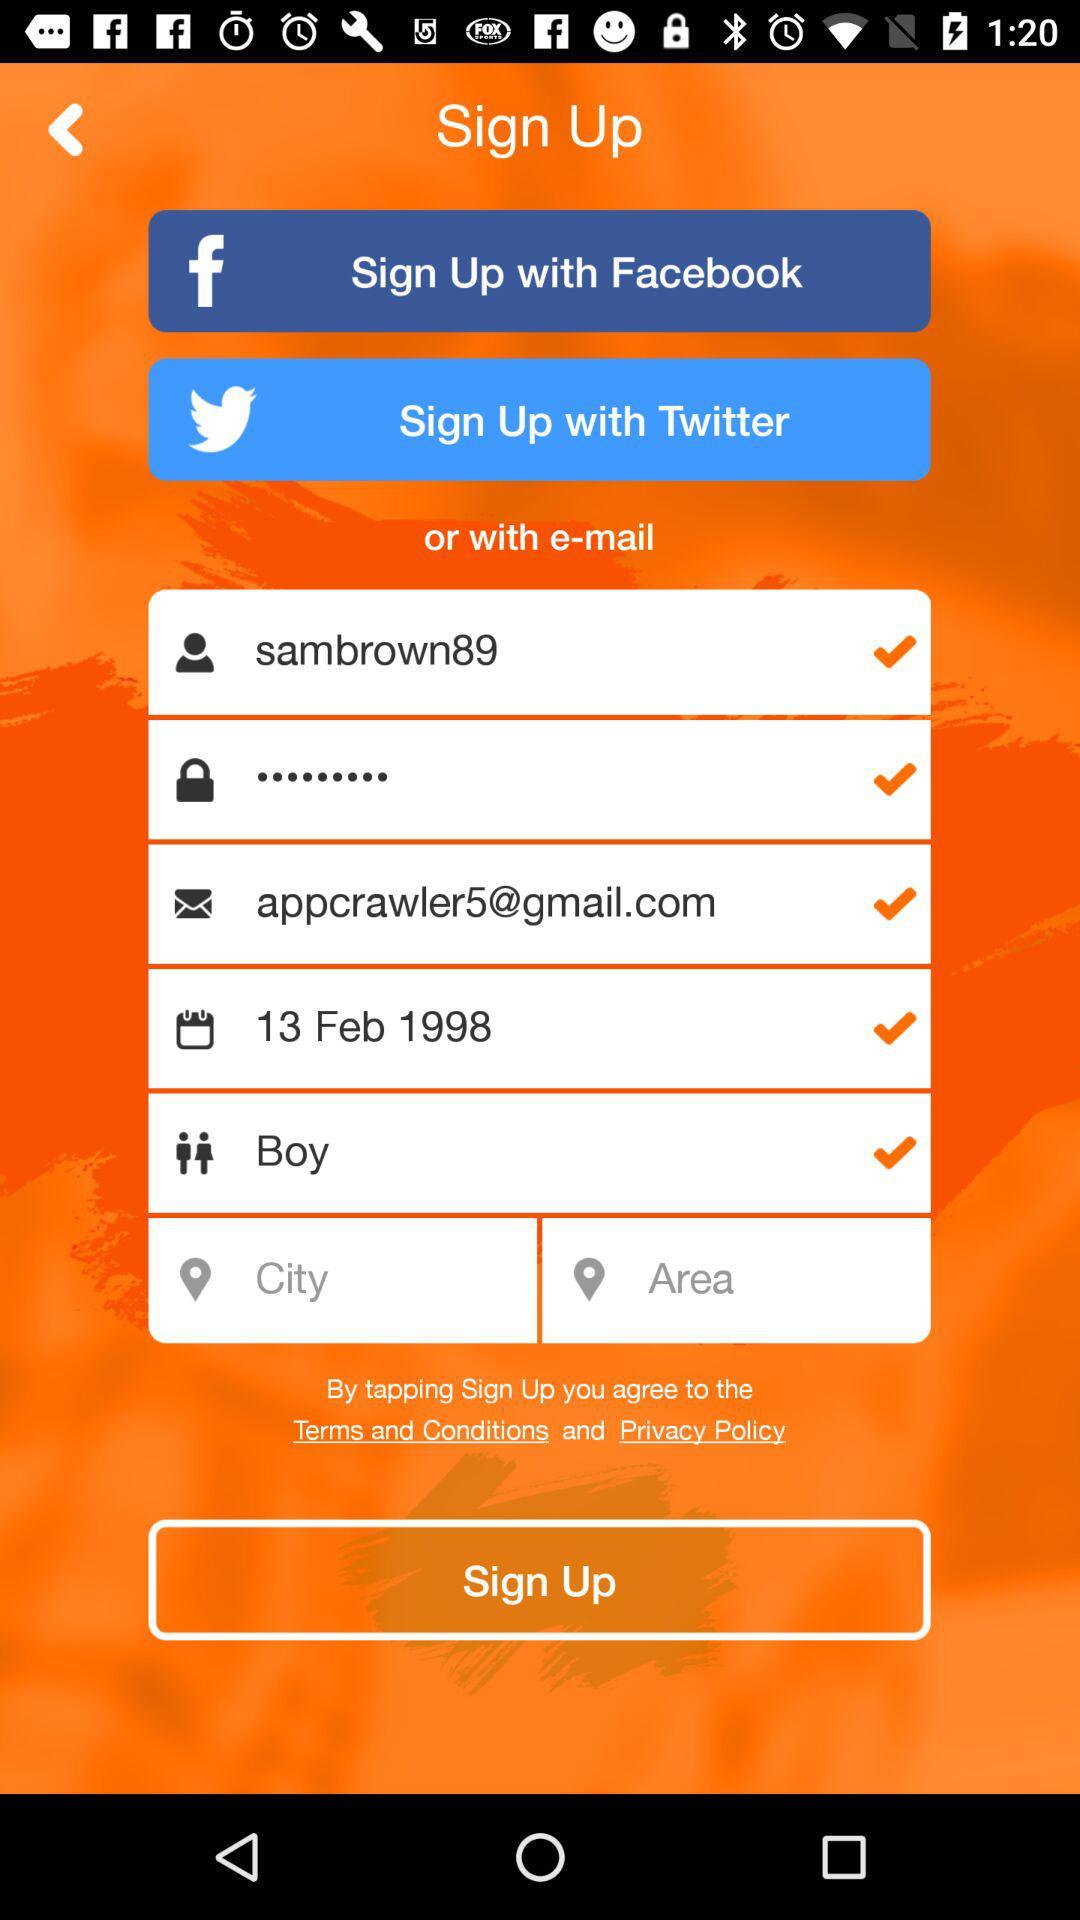 Image resolution: width=1080 pixels, height=1920 pixels. Describe the element at coordinates (548, 903) in the screenshot. I see `the appcrawler5@gmail.com item` at that location.